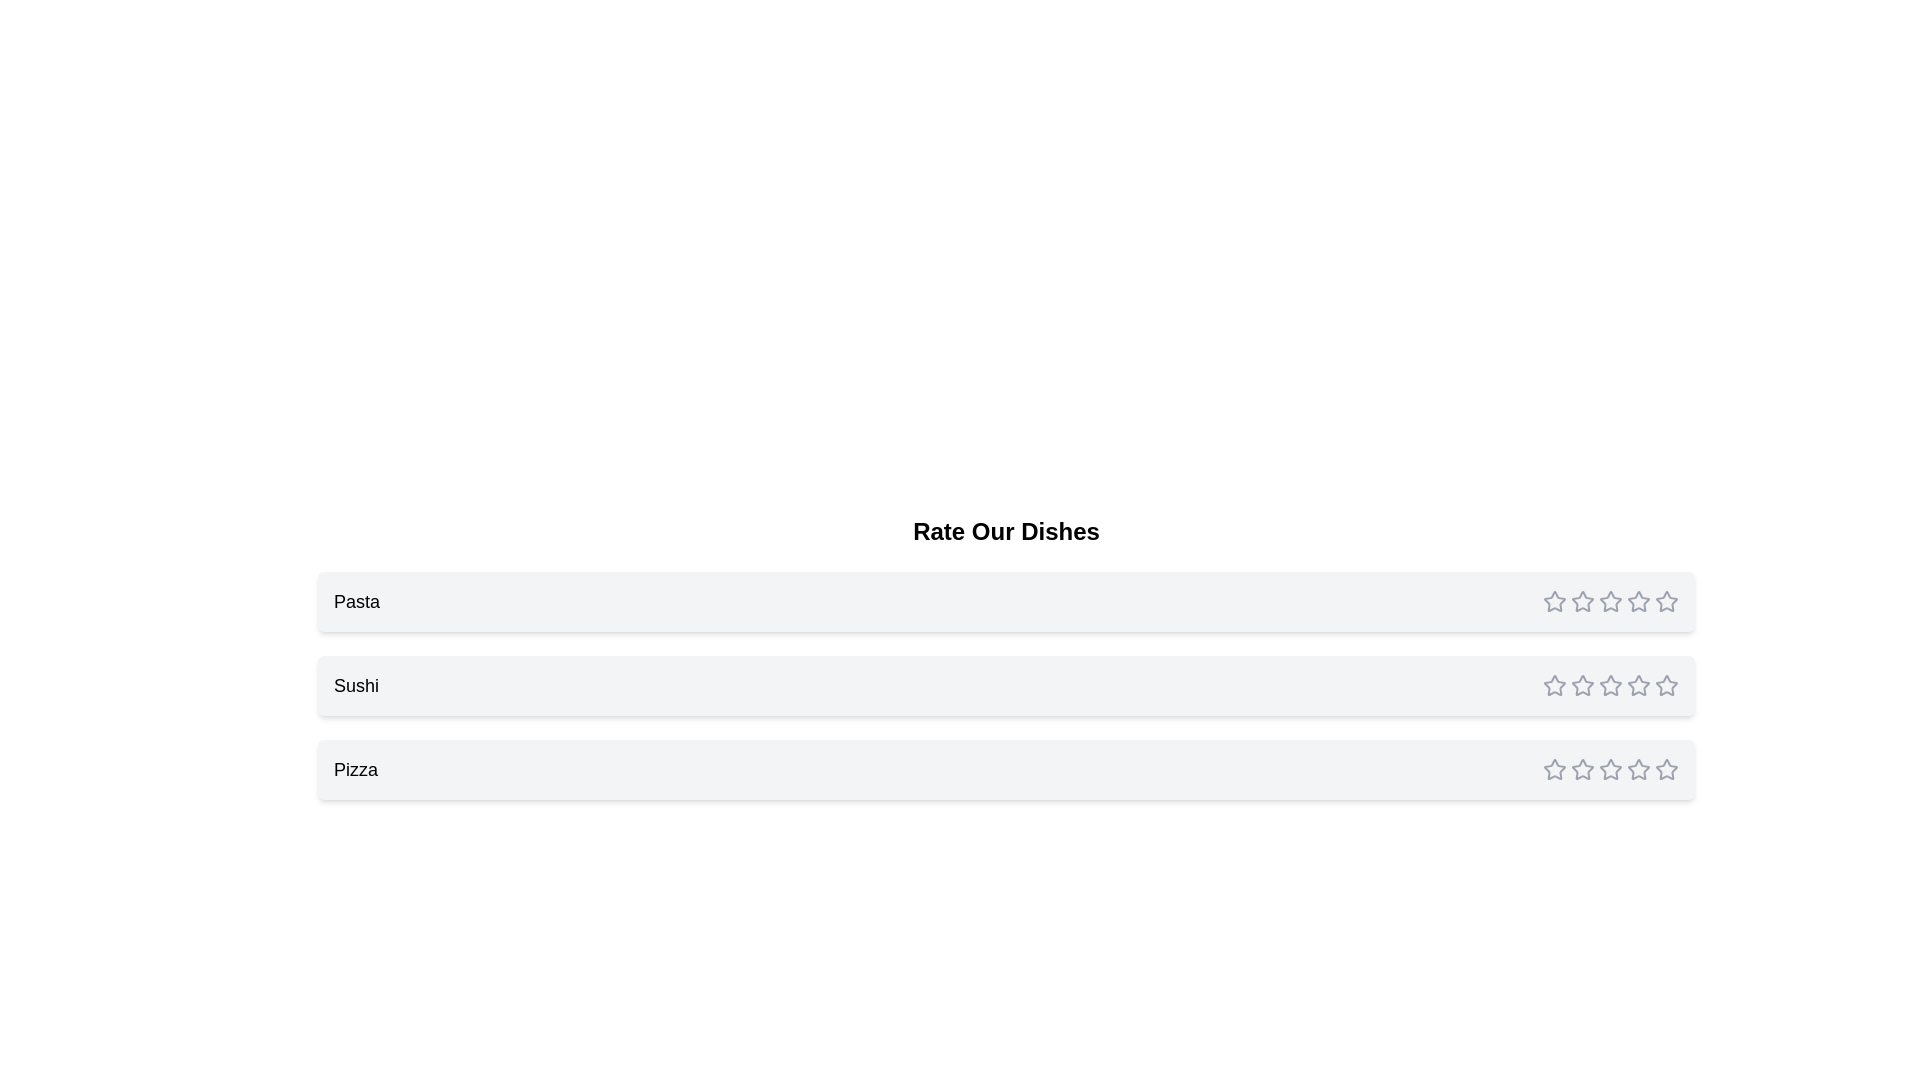  I want to click on the sixth star in the rating group associated with the 'Sushi' item, so click(1638, 600).